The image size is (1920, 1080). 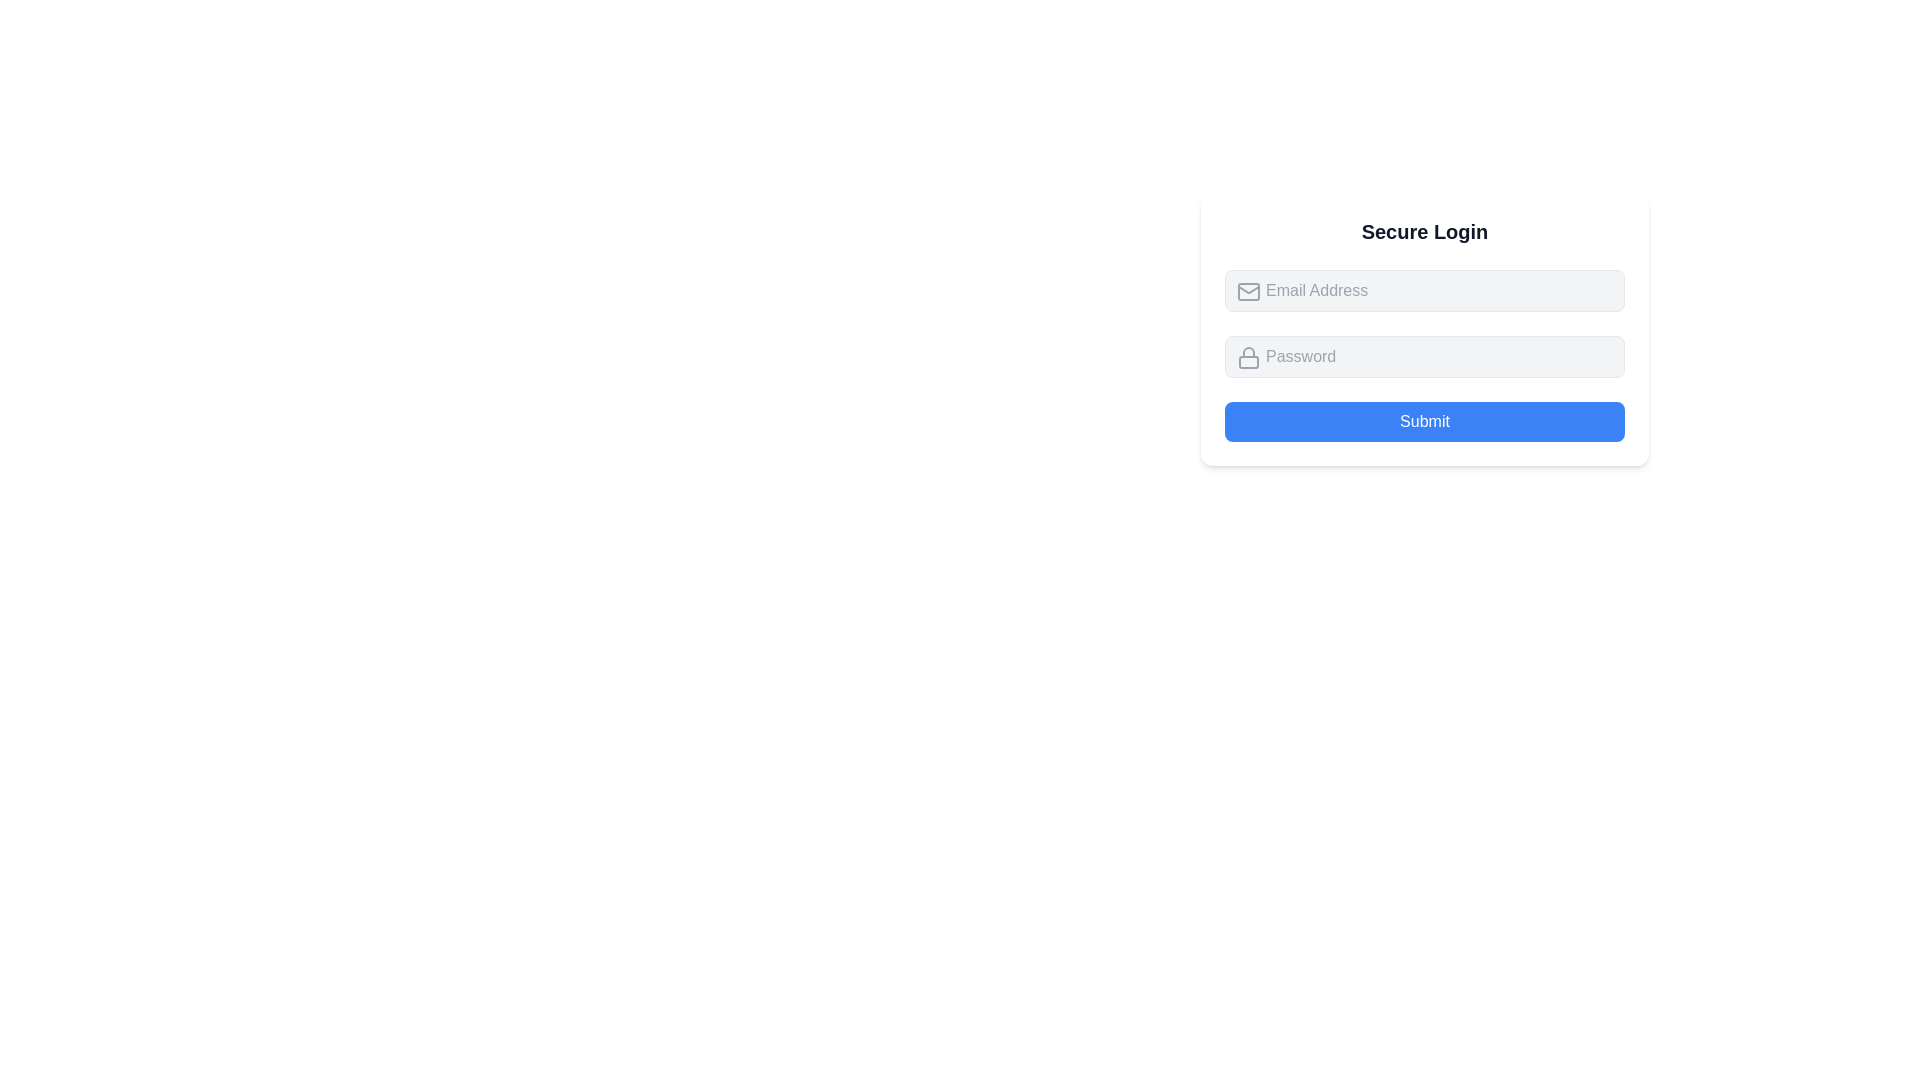 I want to click on the envelope-shaped email indicator icon located to the left of the 'Email Address' input field in the centrally aligned login form, so click(x=1247, y=292).